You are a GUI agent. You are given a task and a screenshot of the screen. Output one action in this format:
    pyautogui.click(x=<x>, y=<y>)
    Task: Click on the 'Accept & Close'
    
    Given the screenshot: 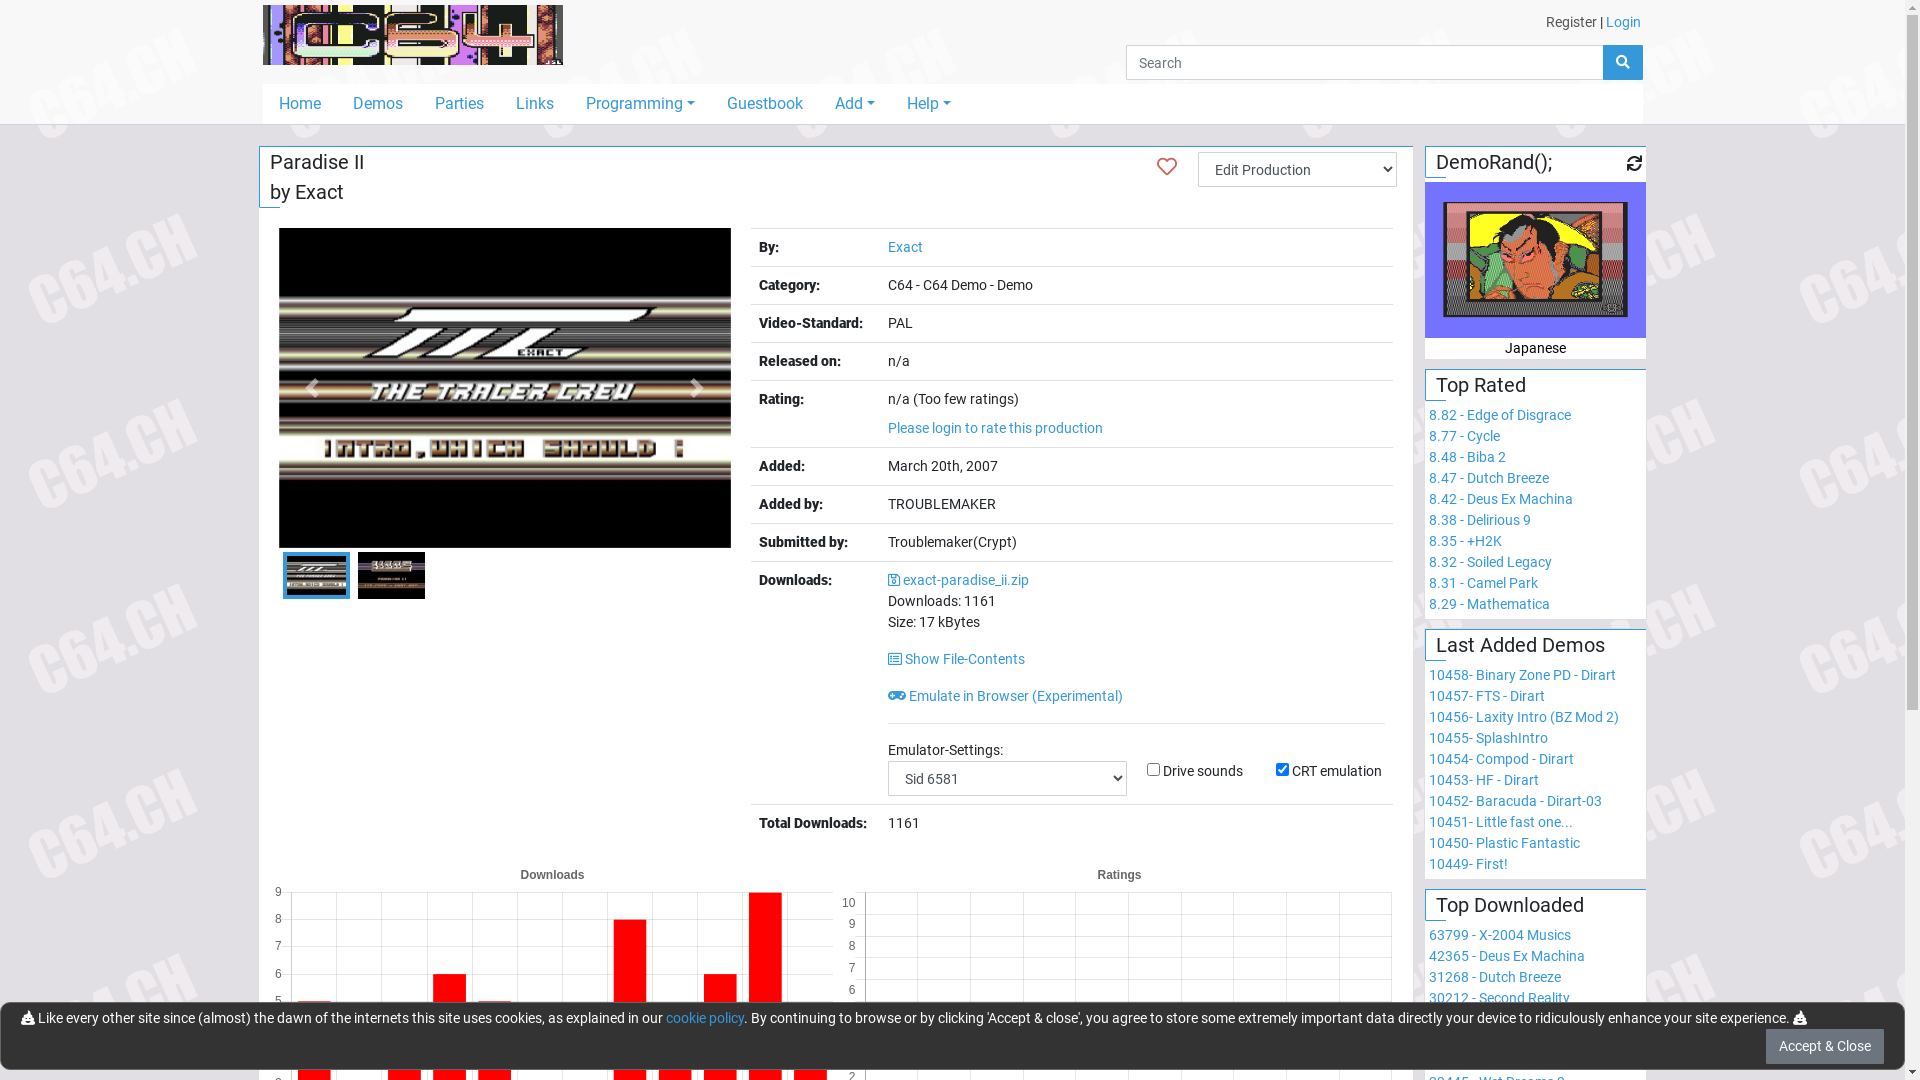 What is the action you would take?
    pyautogui.click(x=1824, y=1045)
    